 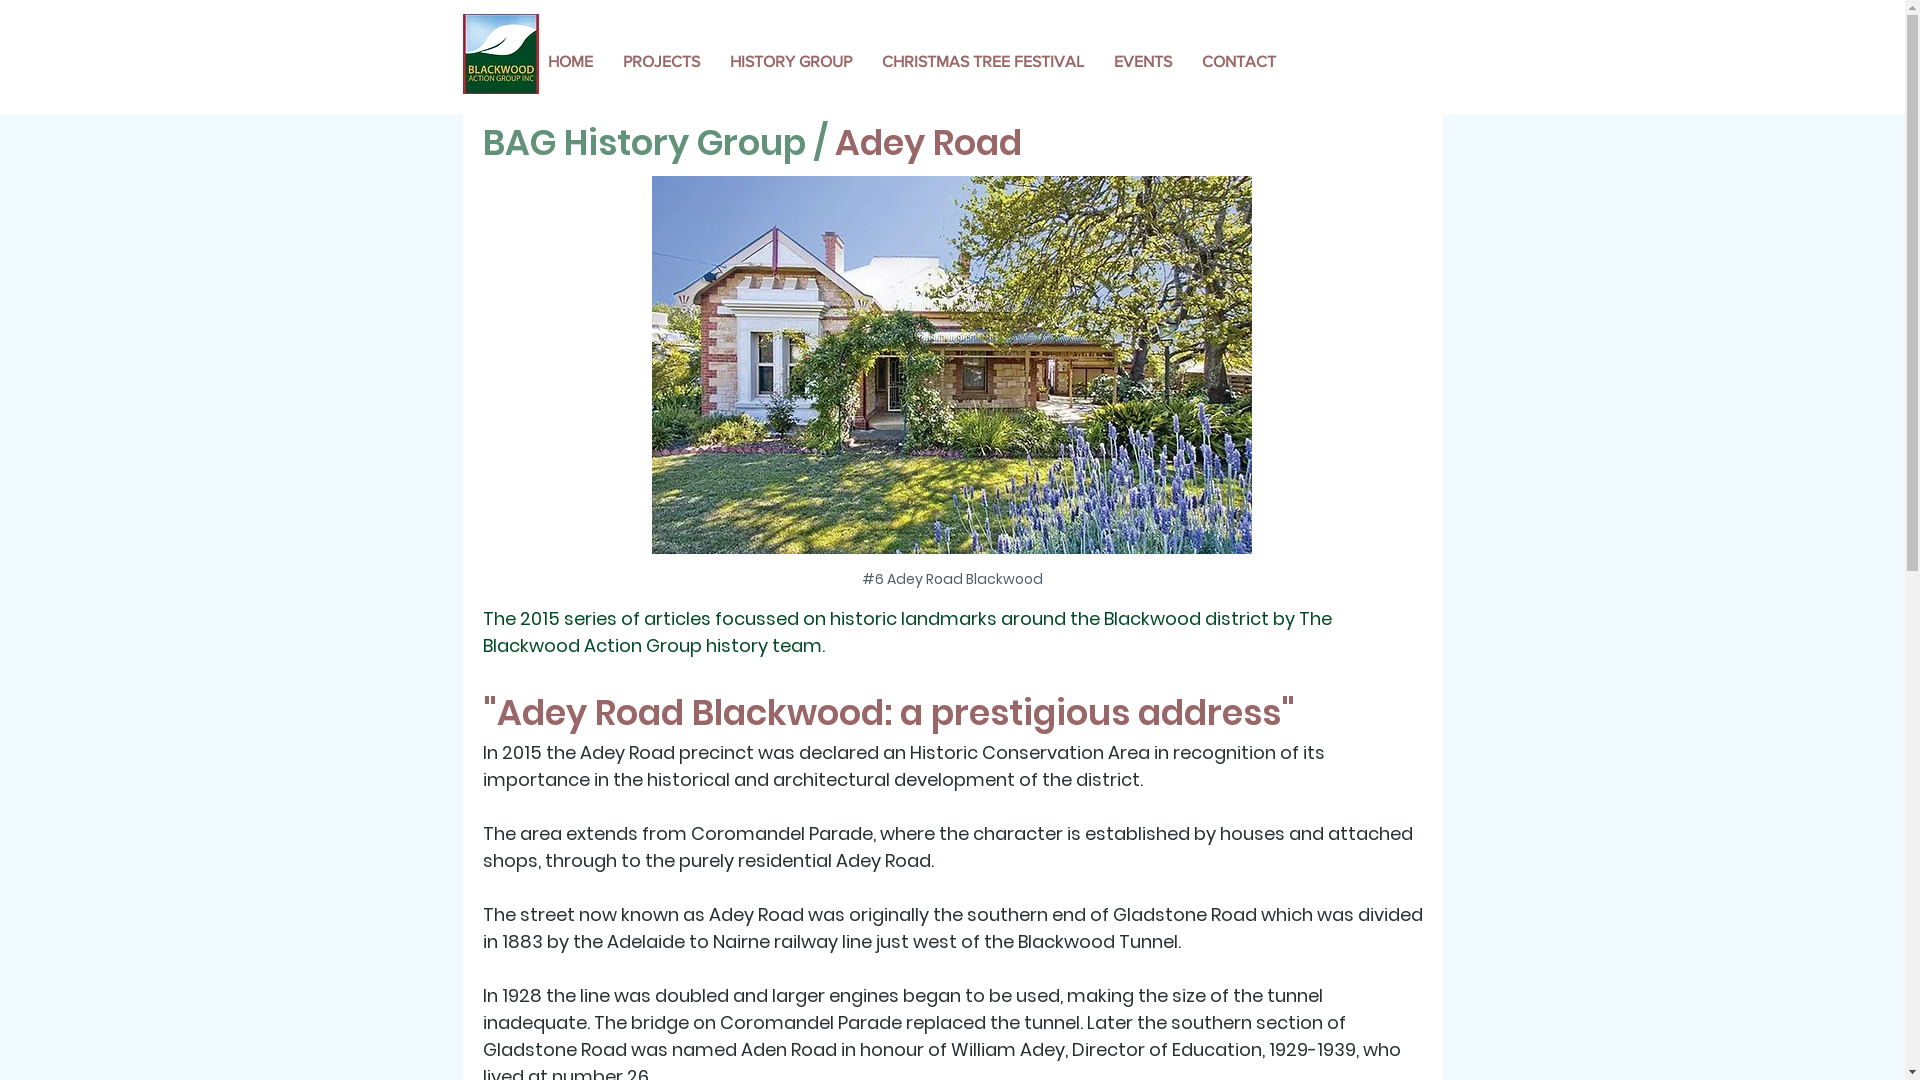 I want to click on 'CONTACT', so click(x=1237, y=60).